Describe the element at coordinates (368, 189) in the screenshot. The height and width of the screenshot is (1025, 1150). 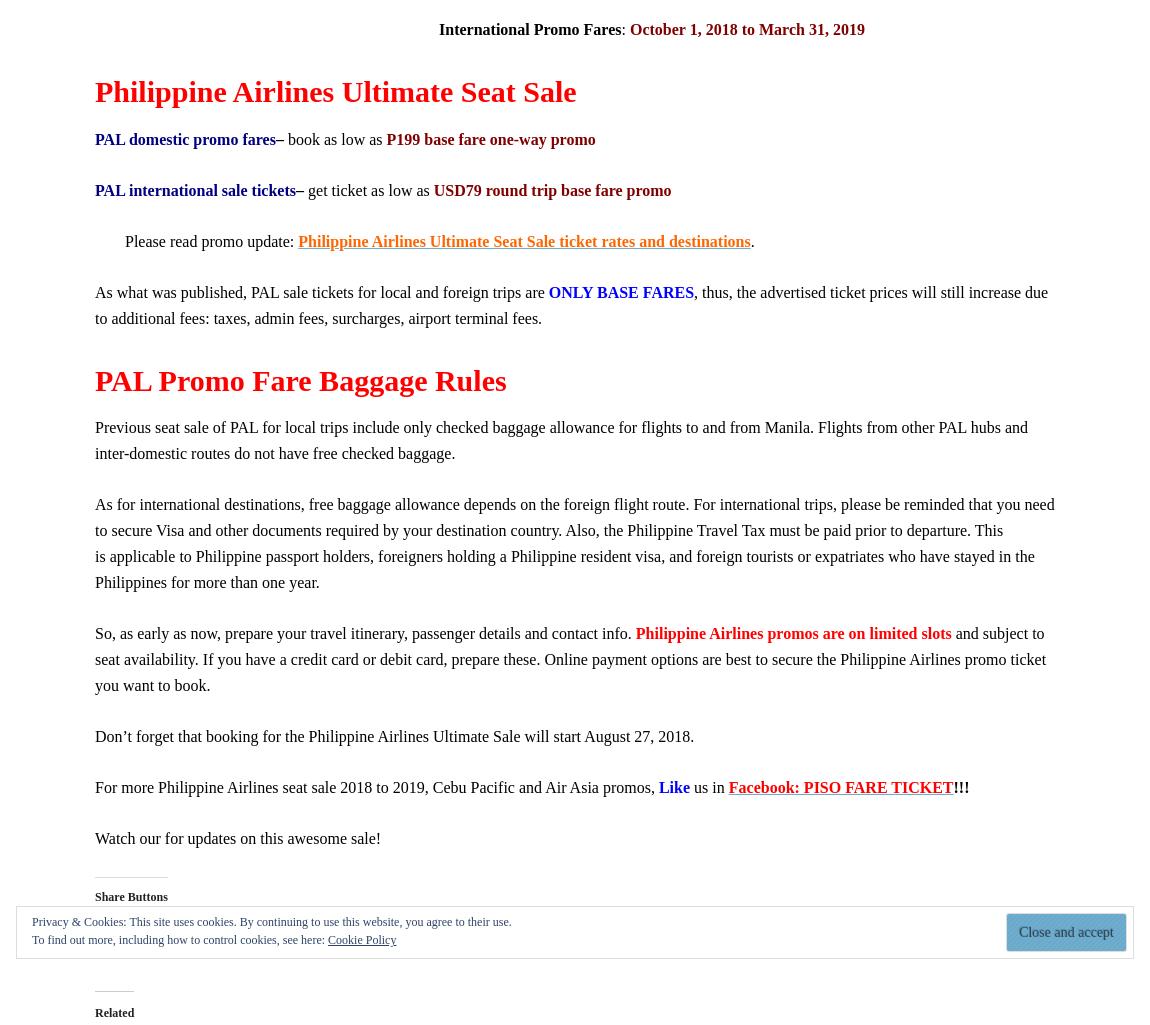
I see `'get ticket as low as'` at that location.